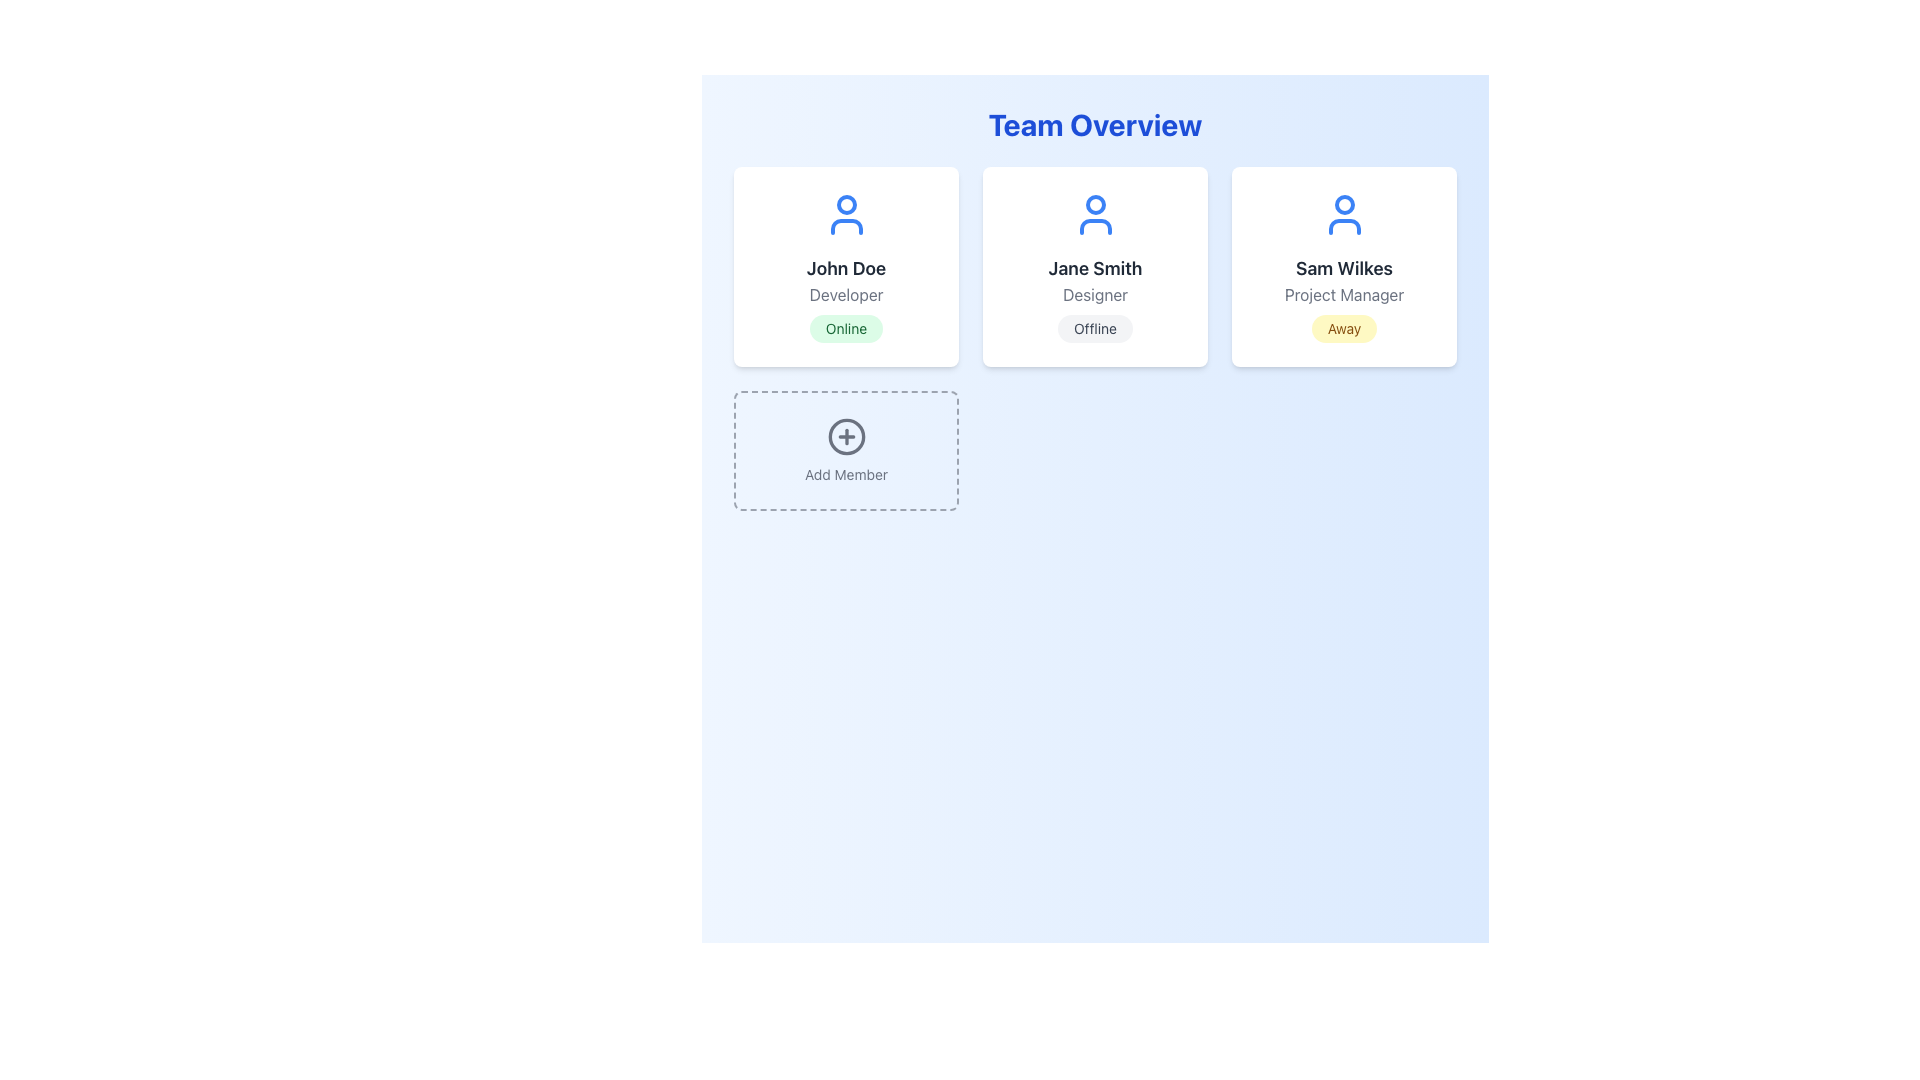  I want to click on text label 'John Doe' which is styled in a large, bold font and placed in dark gray, located in the top left card above the designation 'Developer', so click(846, 268).